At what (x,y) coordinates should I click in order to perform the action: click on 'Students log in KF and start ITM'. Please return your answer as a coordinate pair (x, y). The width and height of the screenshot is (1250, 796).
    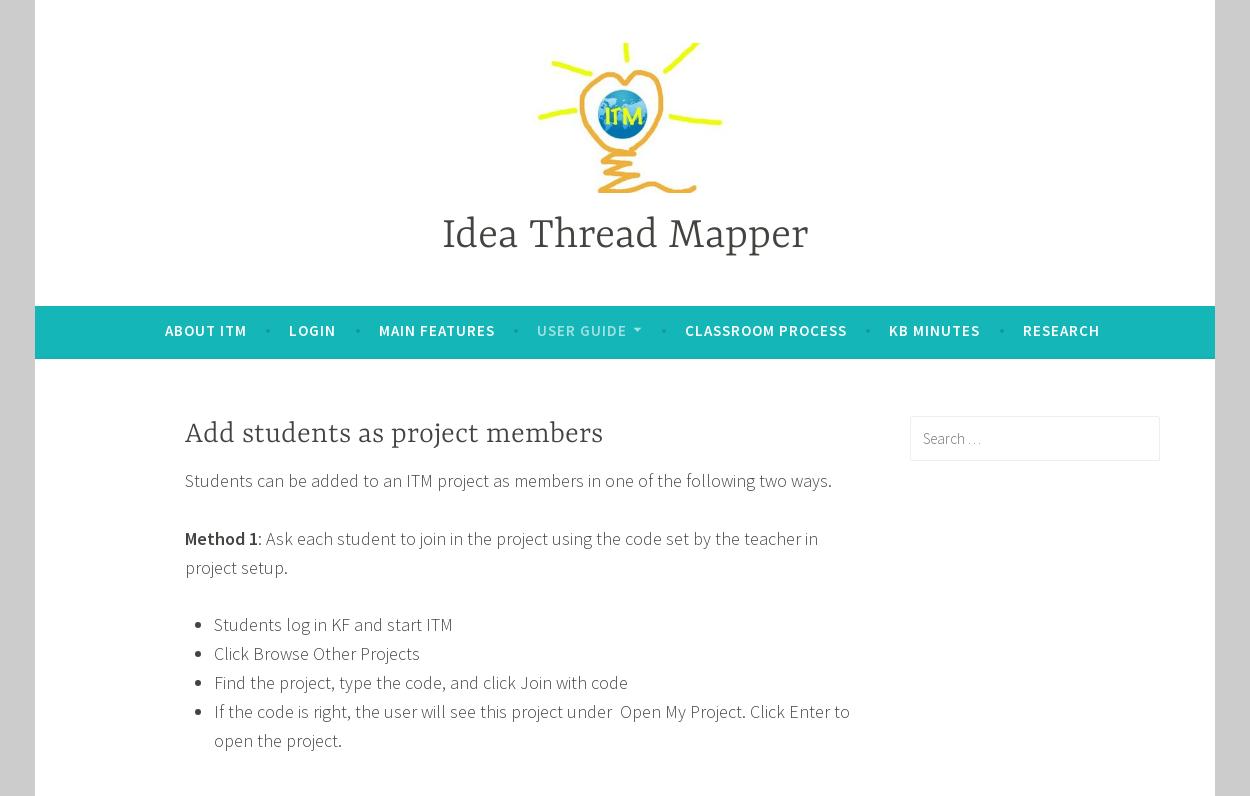
    Looking at the image, I should click on (331, 623).